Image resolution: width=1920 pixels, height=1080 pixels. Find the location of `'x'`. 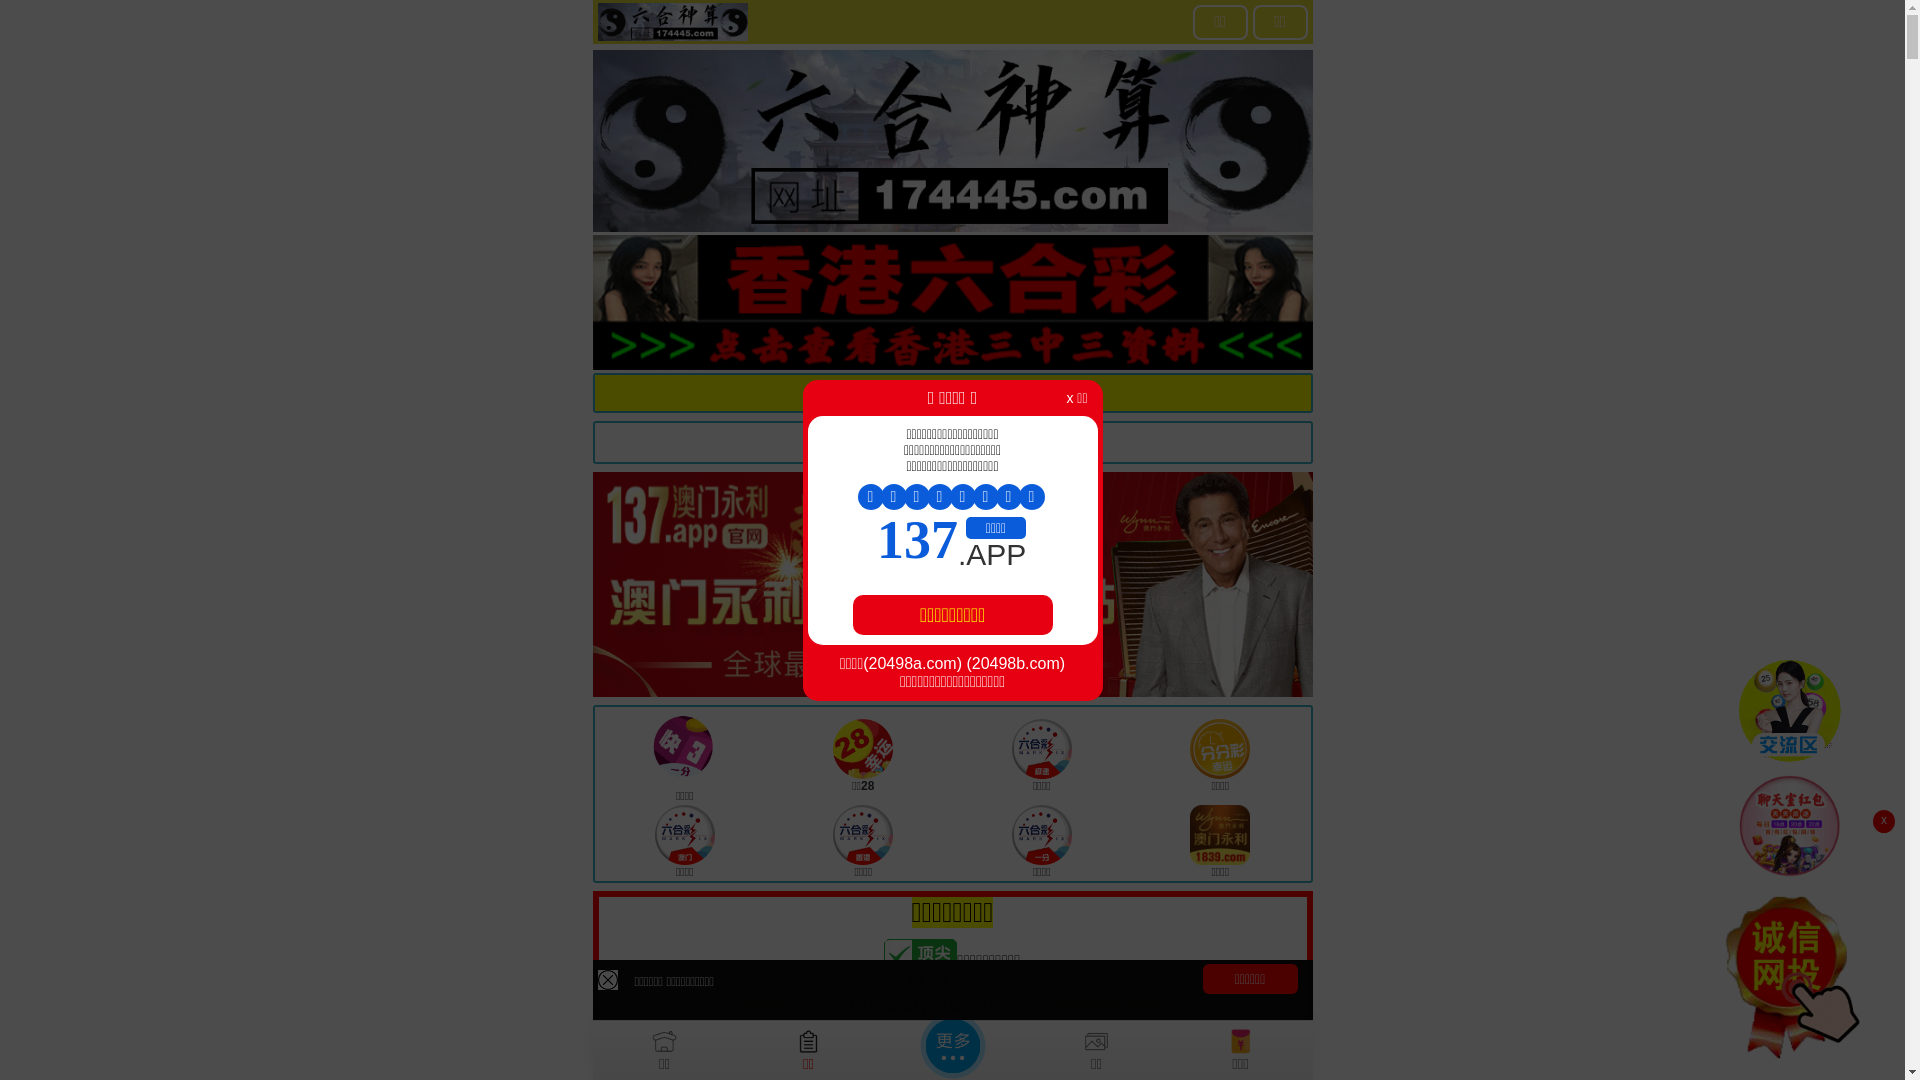

'x' is located at coordinates (1882, 821).